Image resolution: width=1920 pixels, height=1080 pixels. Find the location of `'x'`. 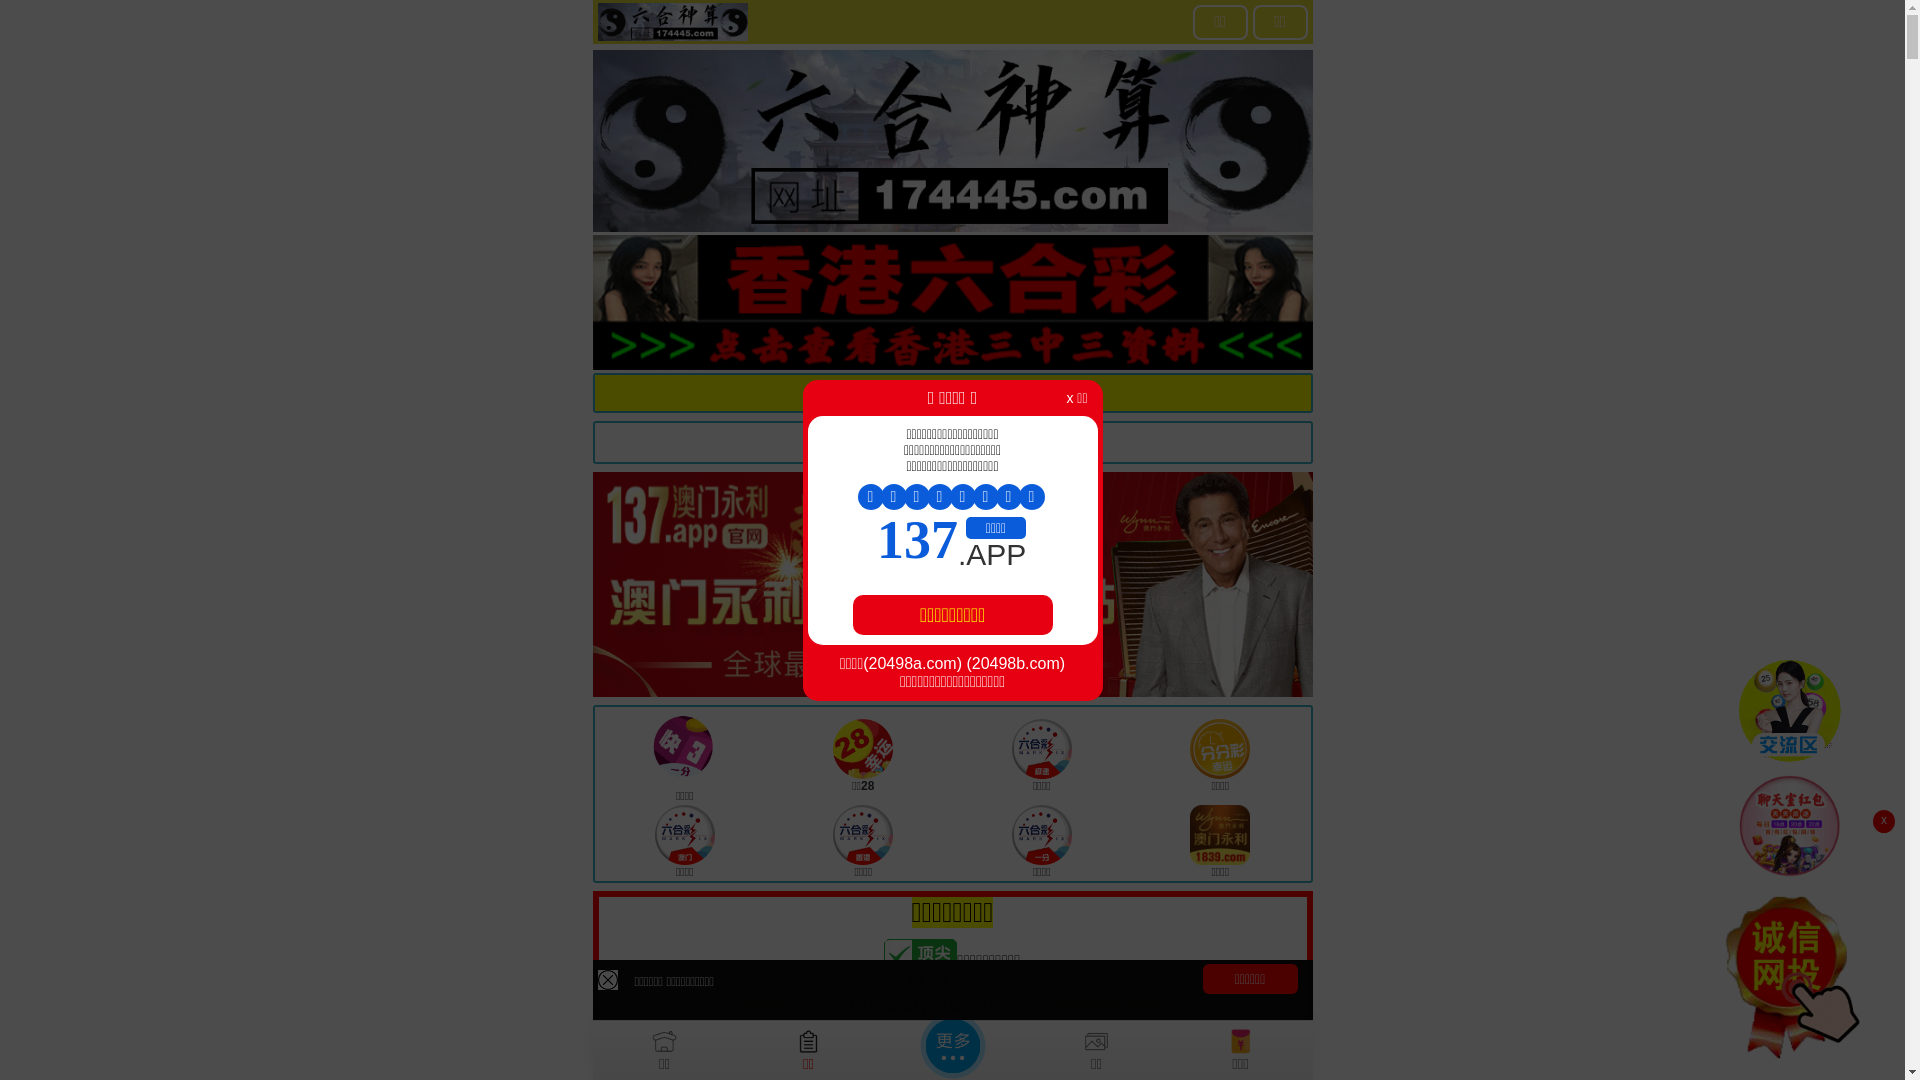

'x' is located at coordinates (1882, 821).